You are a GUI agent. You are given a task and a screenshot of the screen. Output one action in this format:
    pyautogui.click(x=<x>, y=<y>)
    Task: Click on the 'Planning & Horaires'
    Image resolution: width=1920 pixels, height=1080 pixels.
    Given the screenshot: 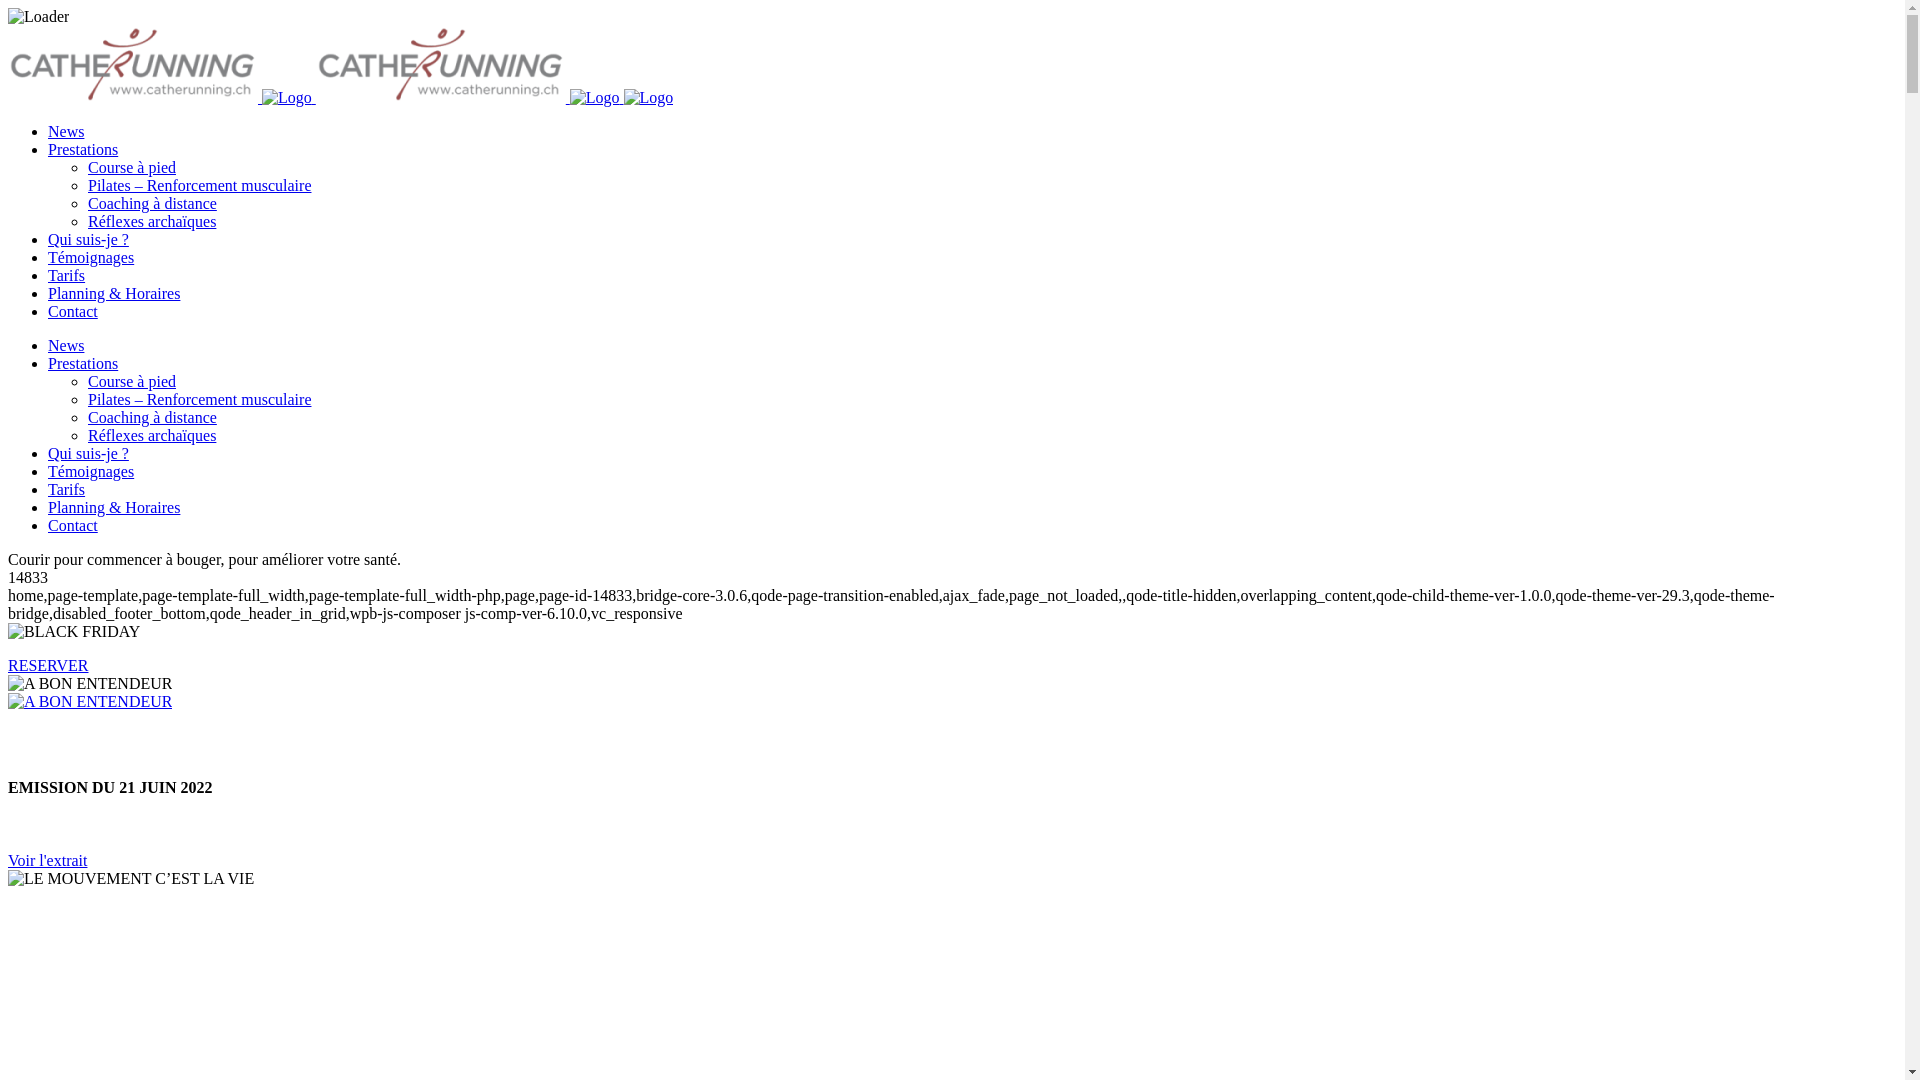 What is the action you would take?
    pyautogui.click(x=113, y=293)
    